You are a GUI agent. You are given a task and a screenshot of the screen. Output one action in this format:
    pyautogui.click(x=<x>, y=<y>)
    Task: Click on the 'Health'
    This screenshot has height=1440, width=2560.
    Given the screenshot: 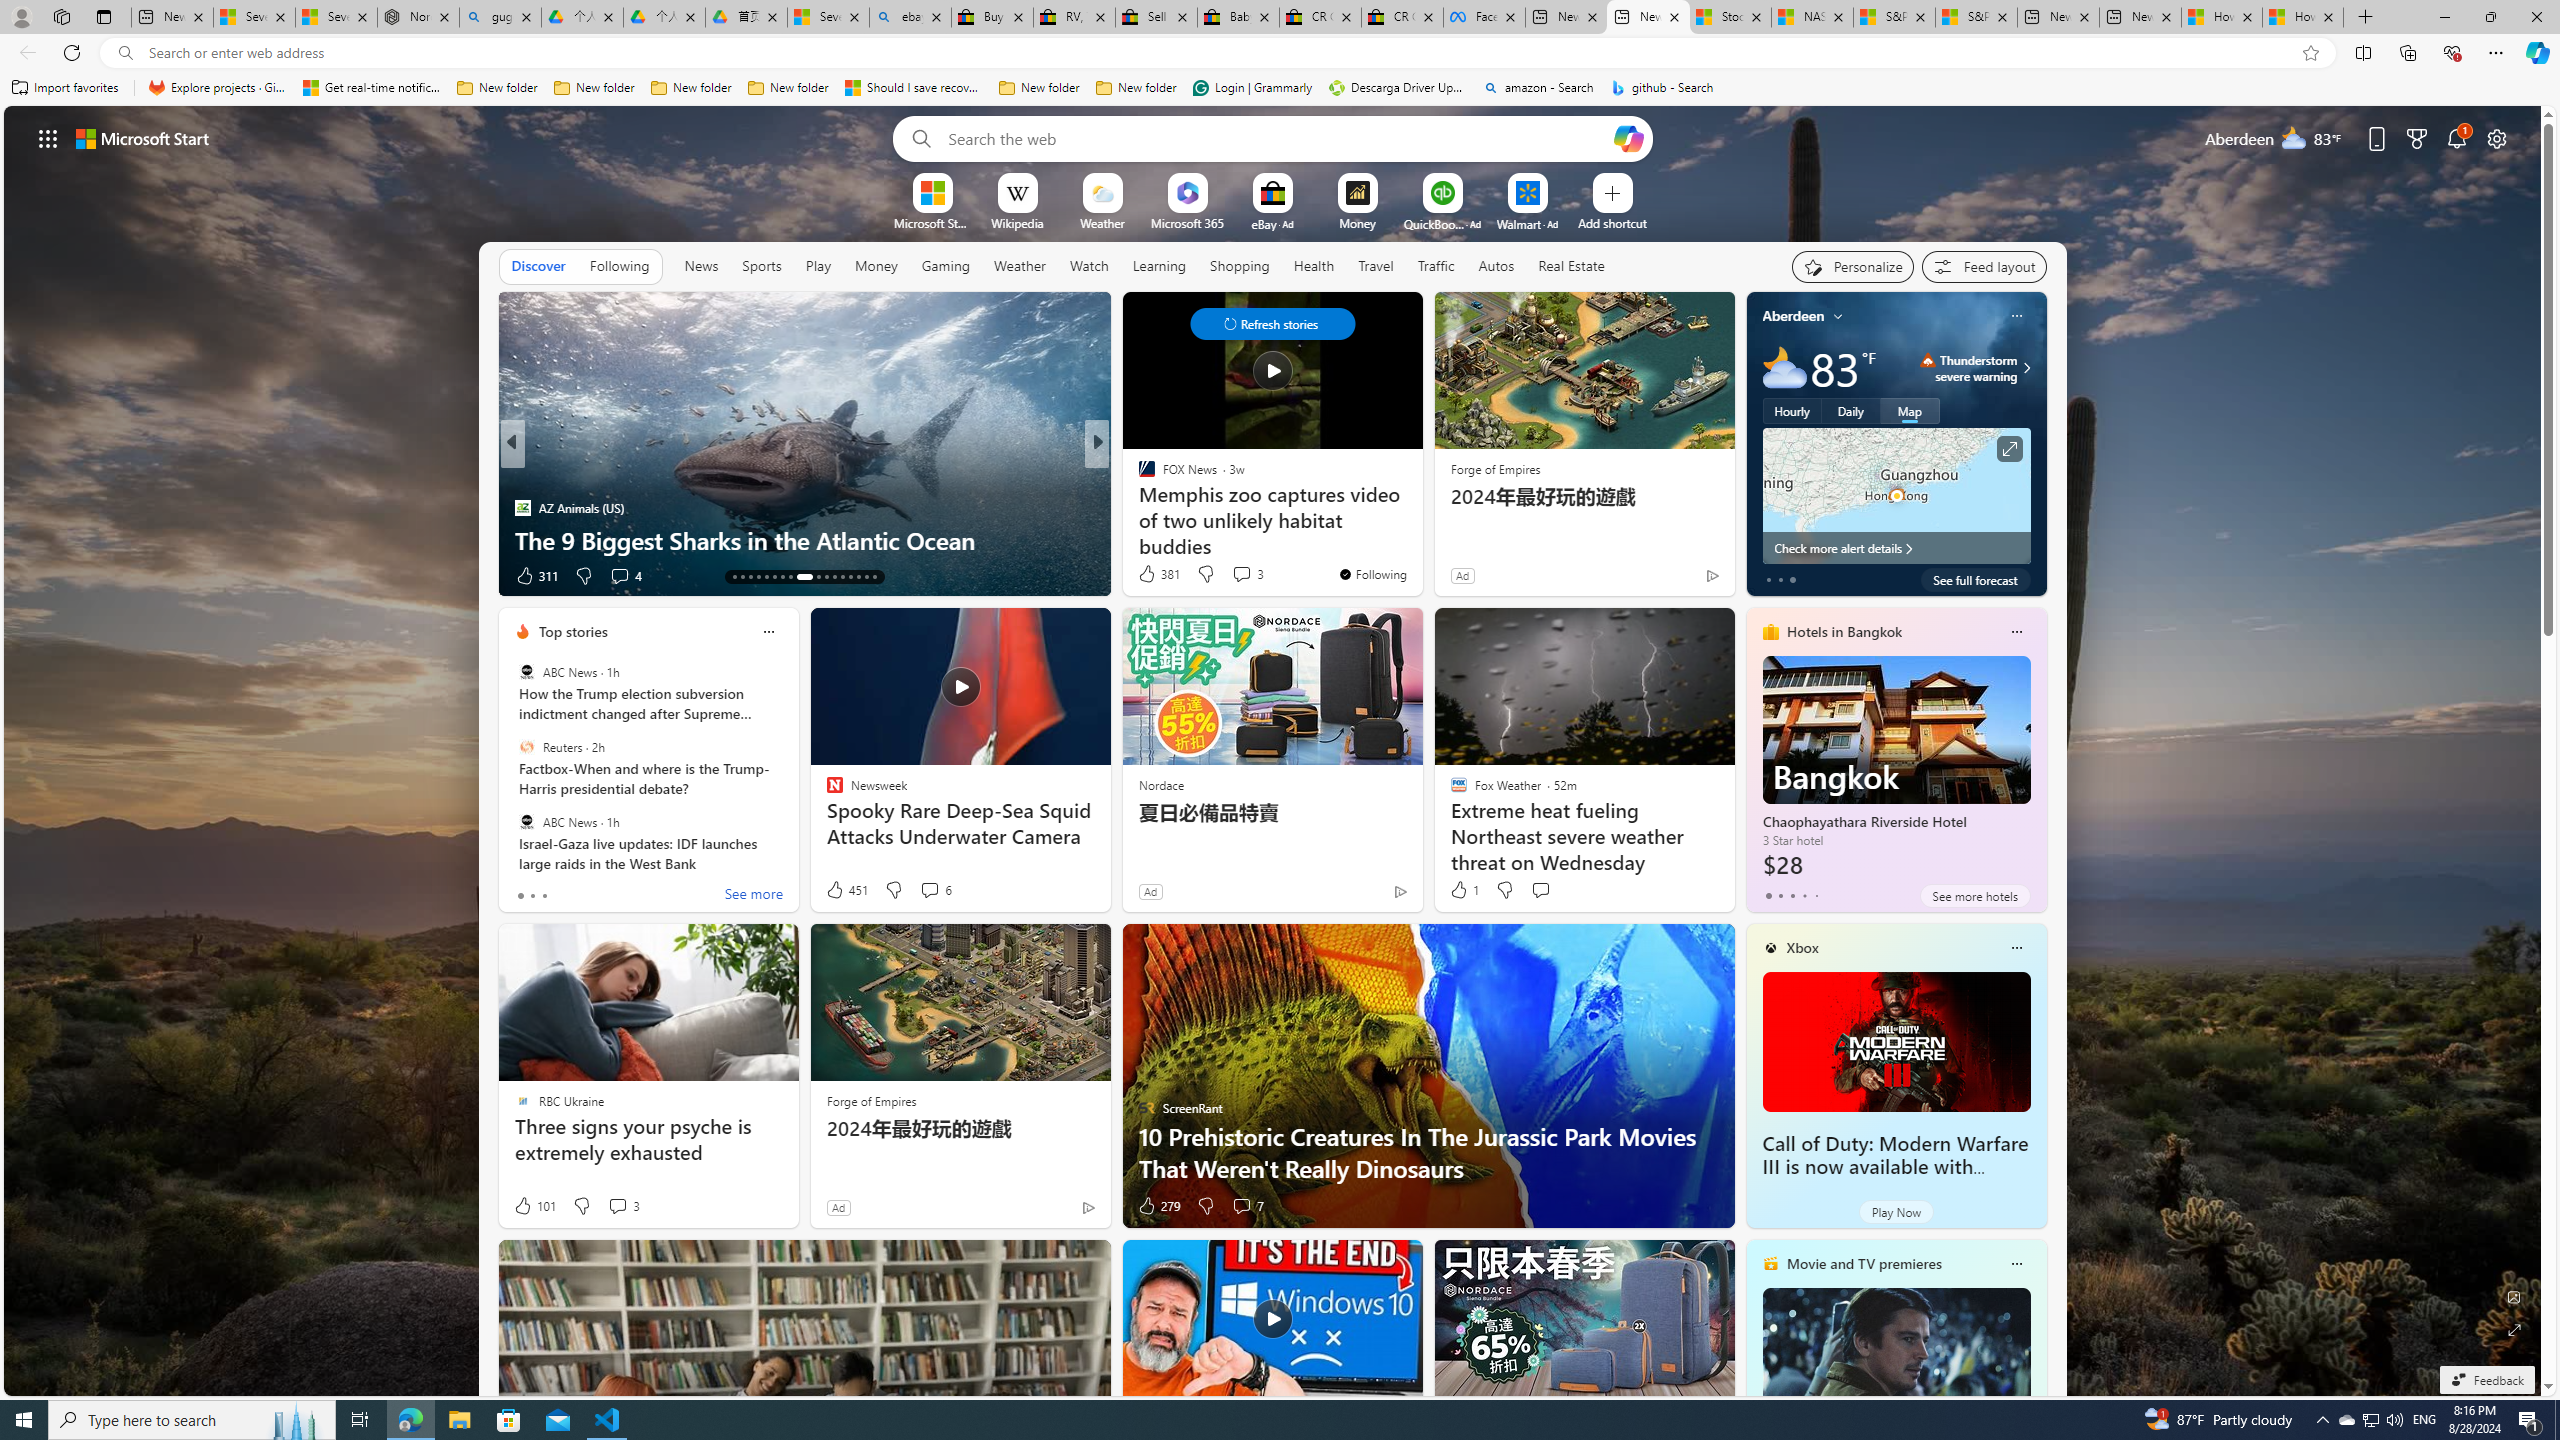 What is the action you would take?
    pyautogui.click(x=1312, y=265)
    